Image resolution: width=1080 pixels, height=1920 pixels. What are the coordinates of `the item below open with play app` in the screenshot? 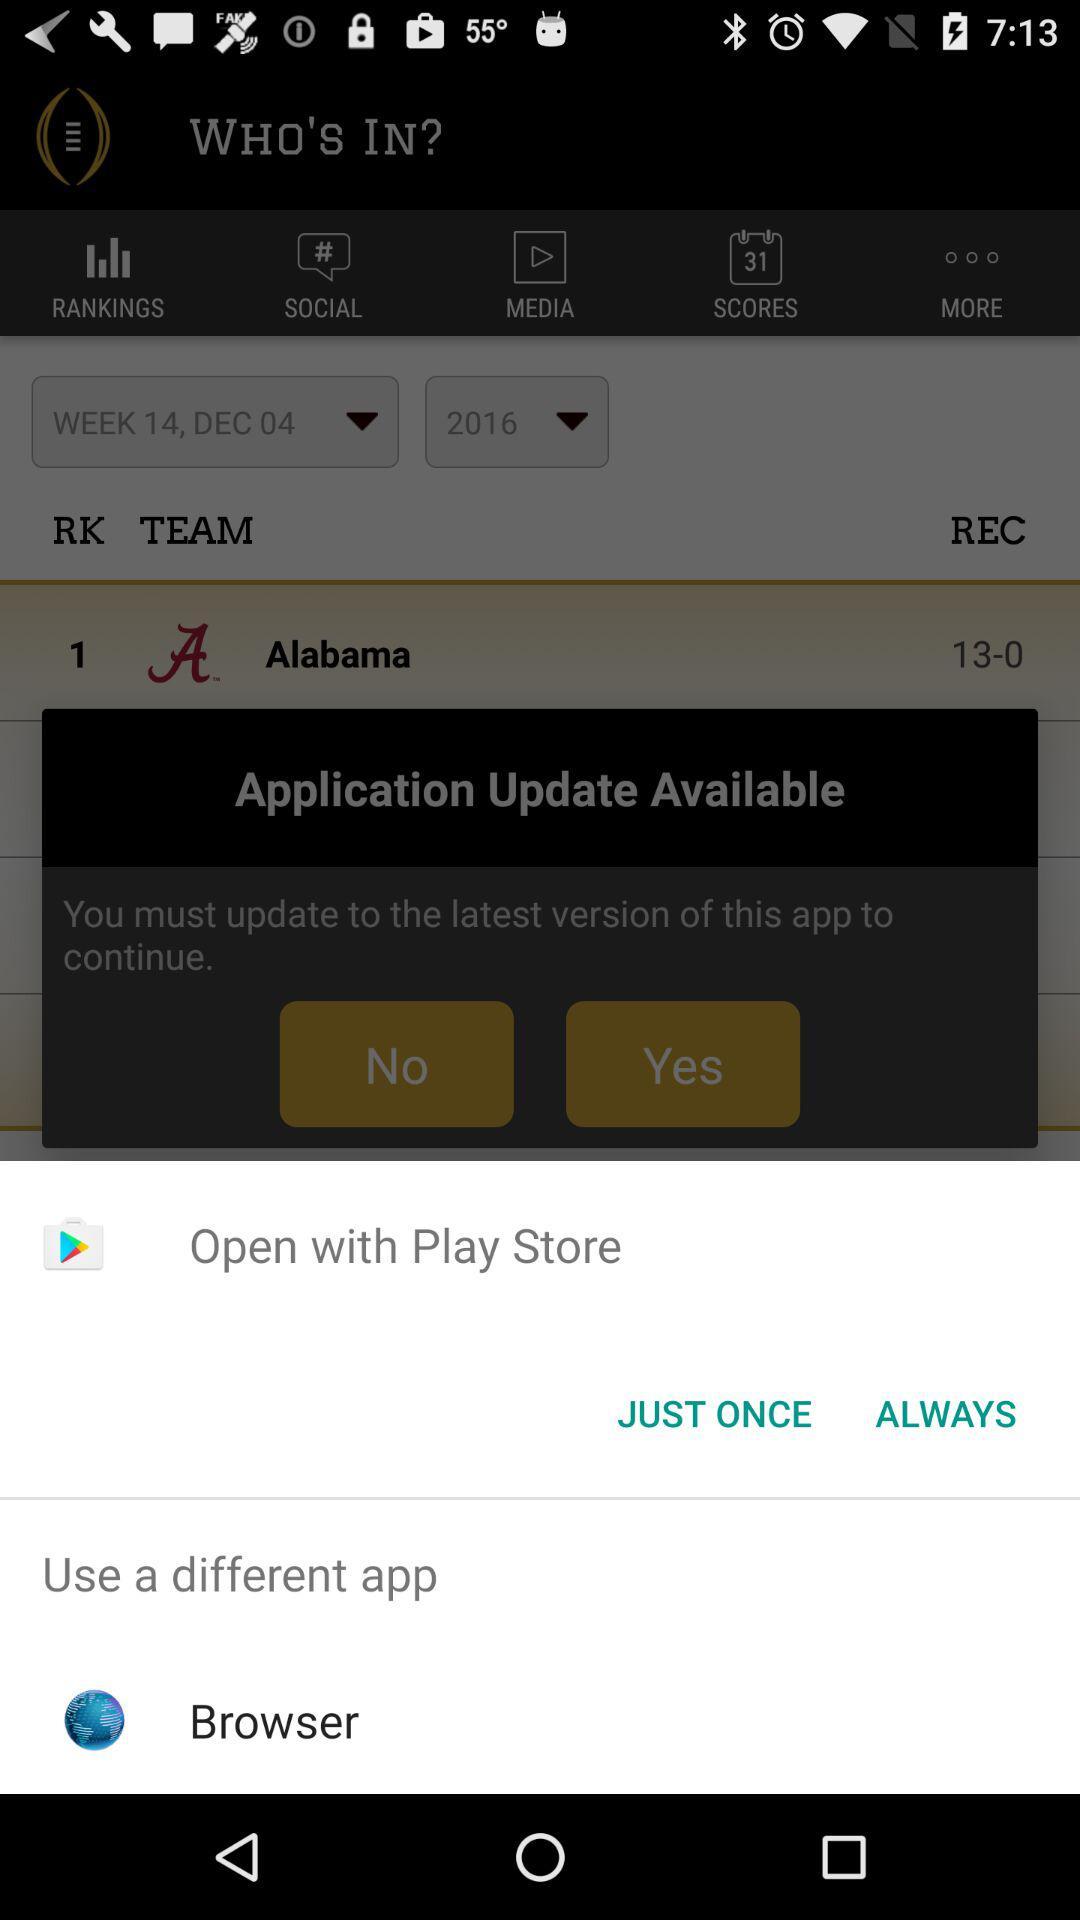 It's located at (713, 1411).